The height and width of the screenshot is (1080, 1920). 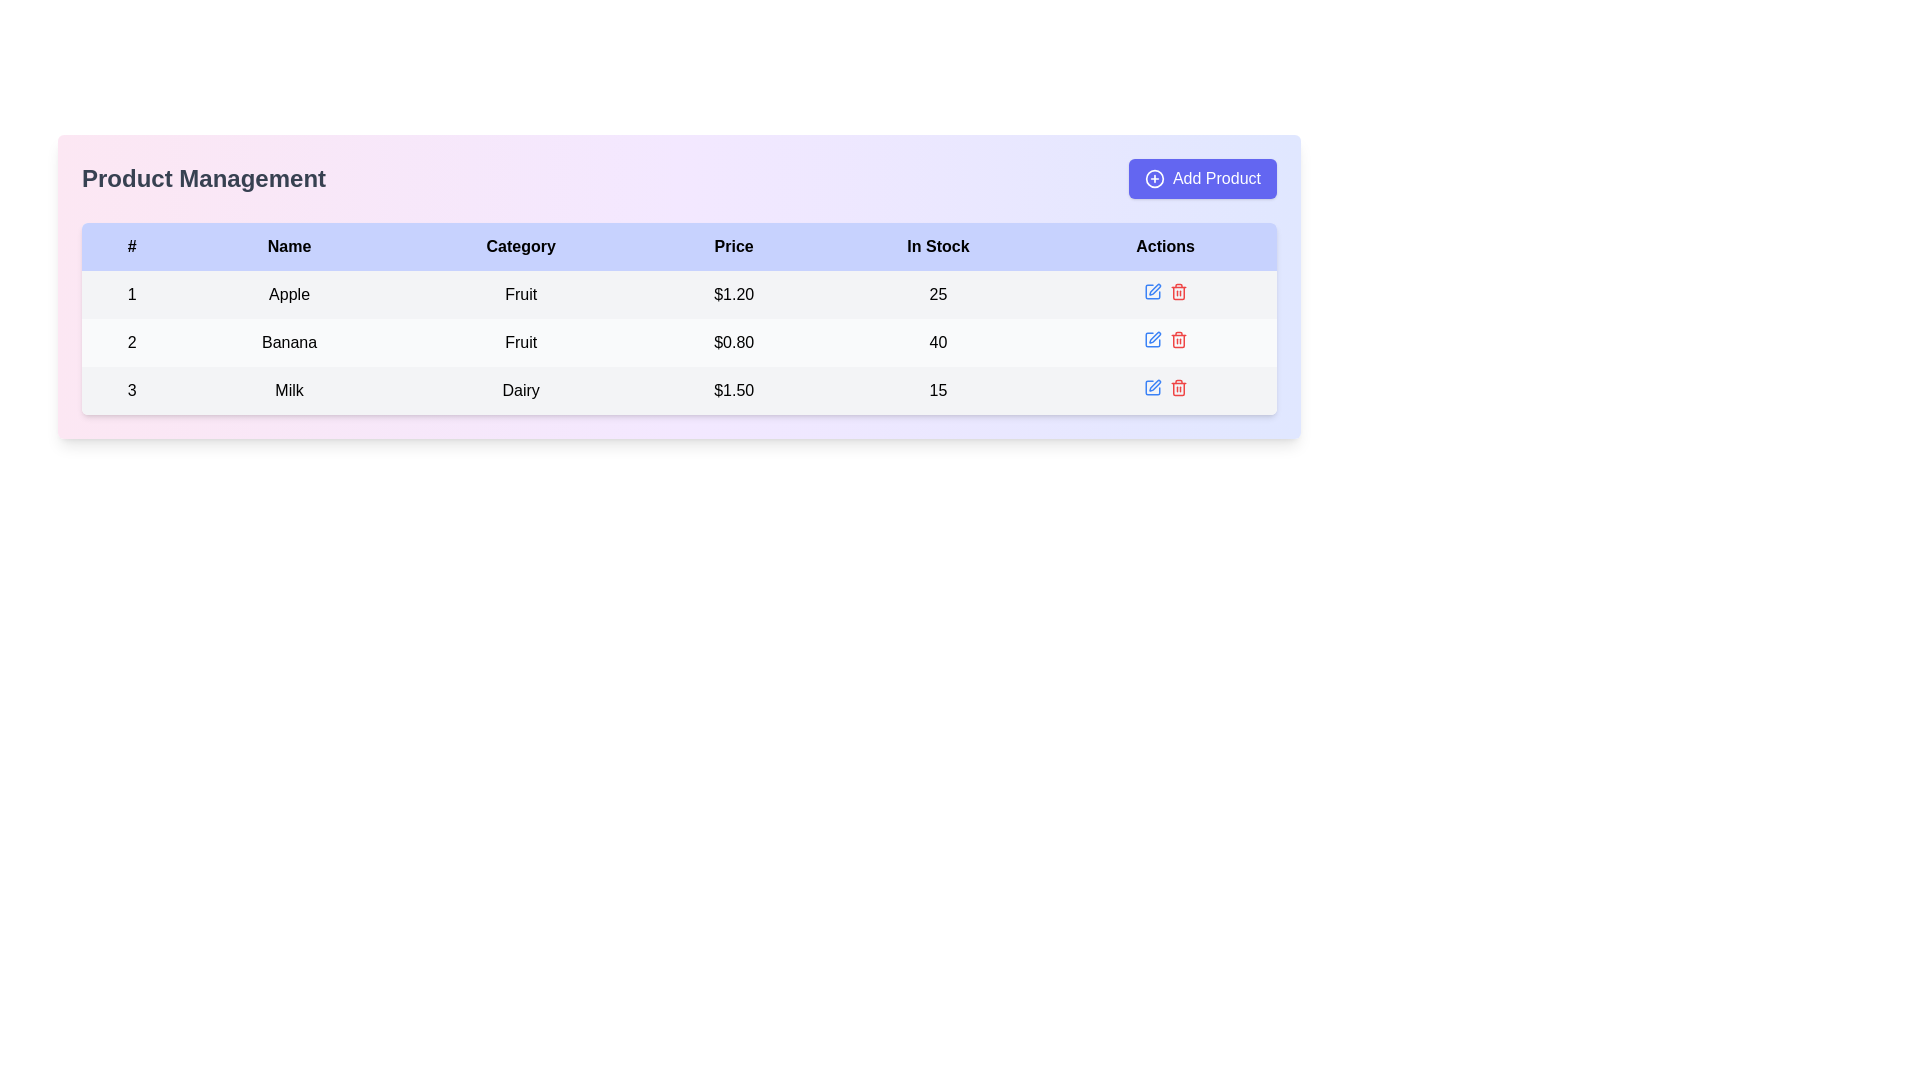 What do you see at coordinates (1152, 292) in the screenshot?
I see `the edit icon located in the top-right corner of the square icon in the last row of the 'Actions' column of the data table to initiate an edit action` at bounding box center [1152, 292].